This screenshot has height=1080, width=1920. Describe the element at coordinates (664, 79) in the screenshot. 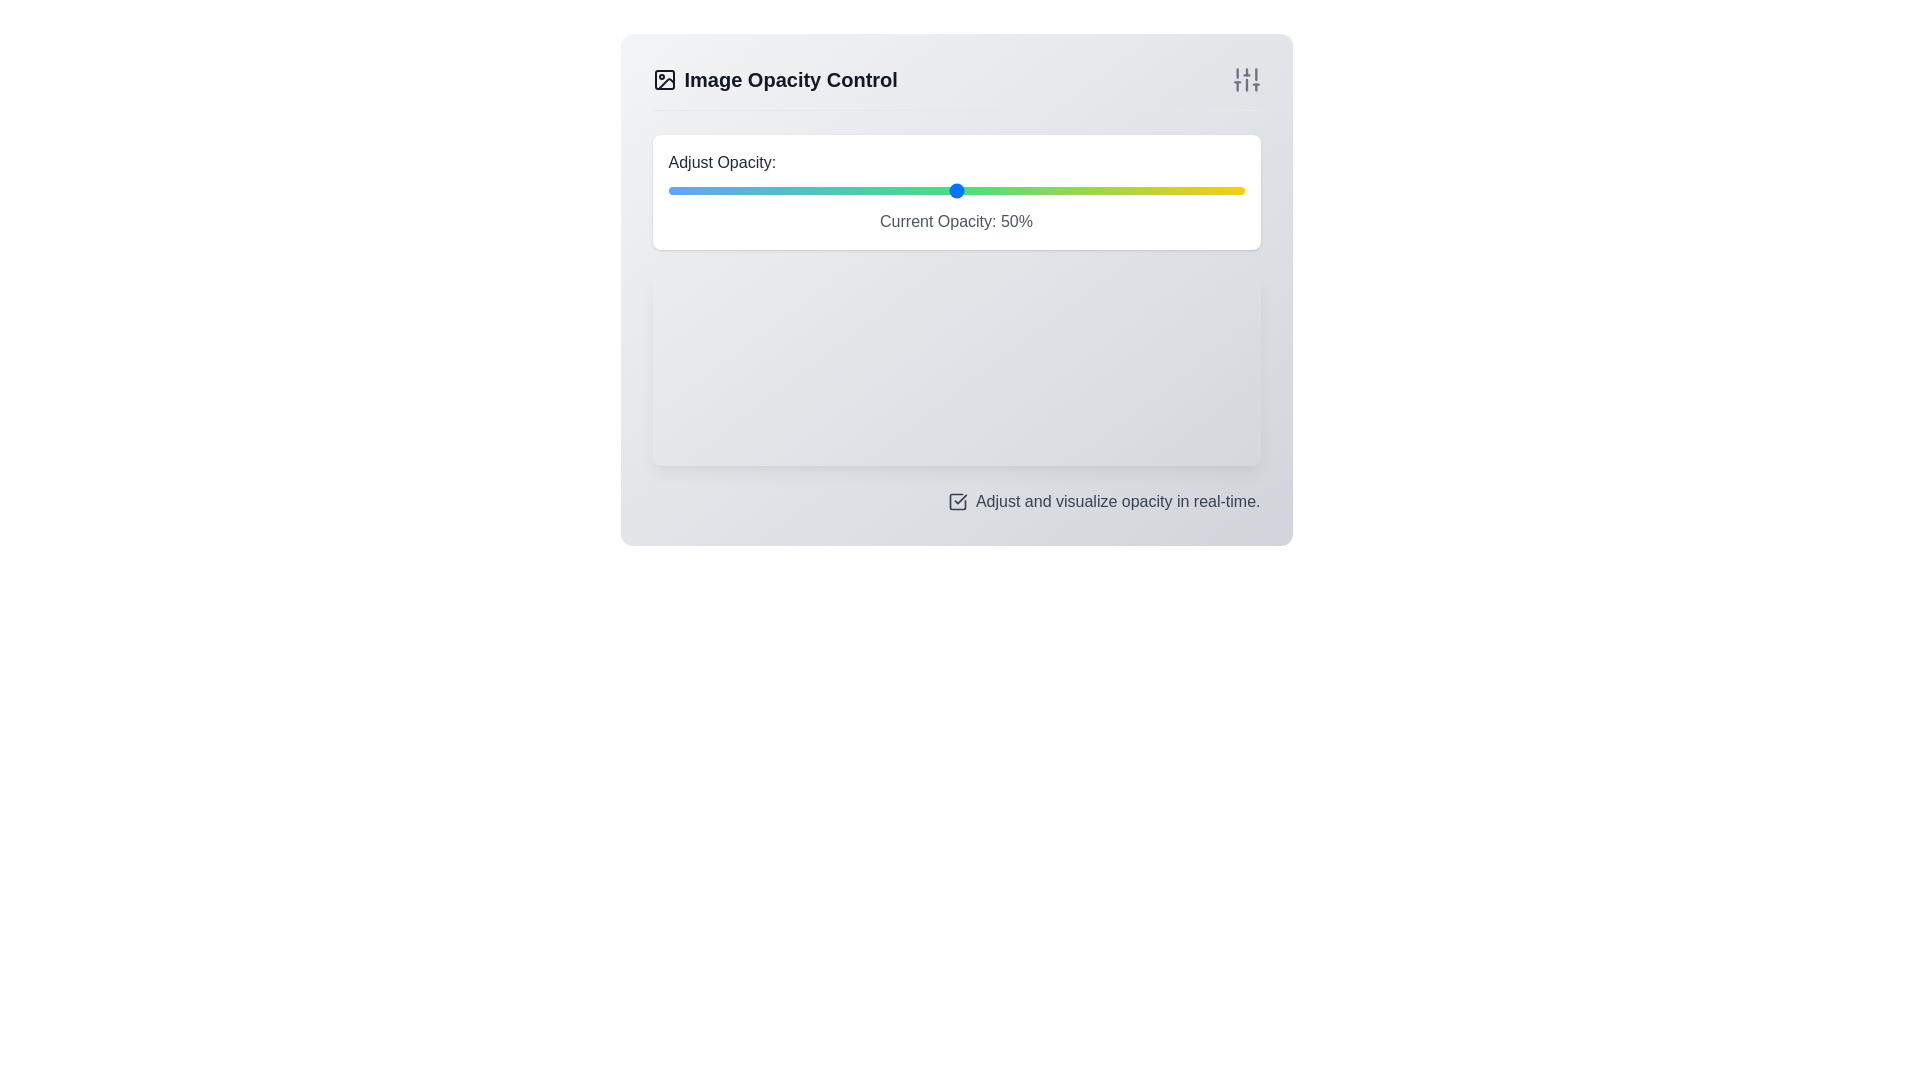

I see `the SVG icon that resembles a bordered square containing a circle in the upper left and a stylized diagonal line, located to the left of the 'Image Opacity Control' text in the header section` at that location.